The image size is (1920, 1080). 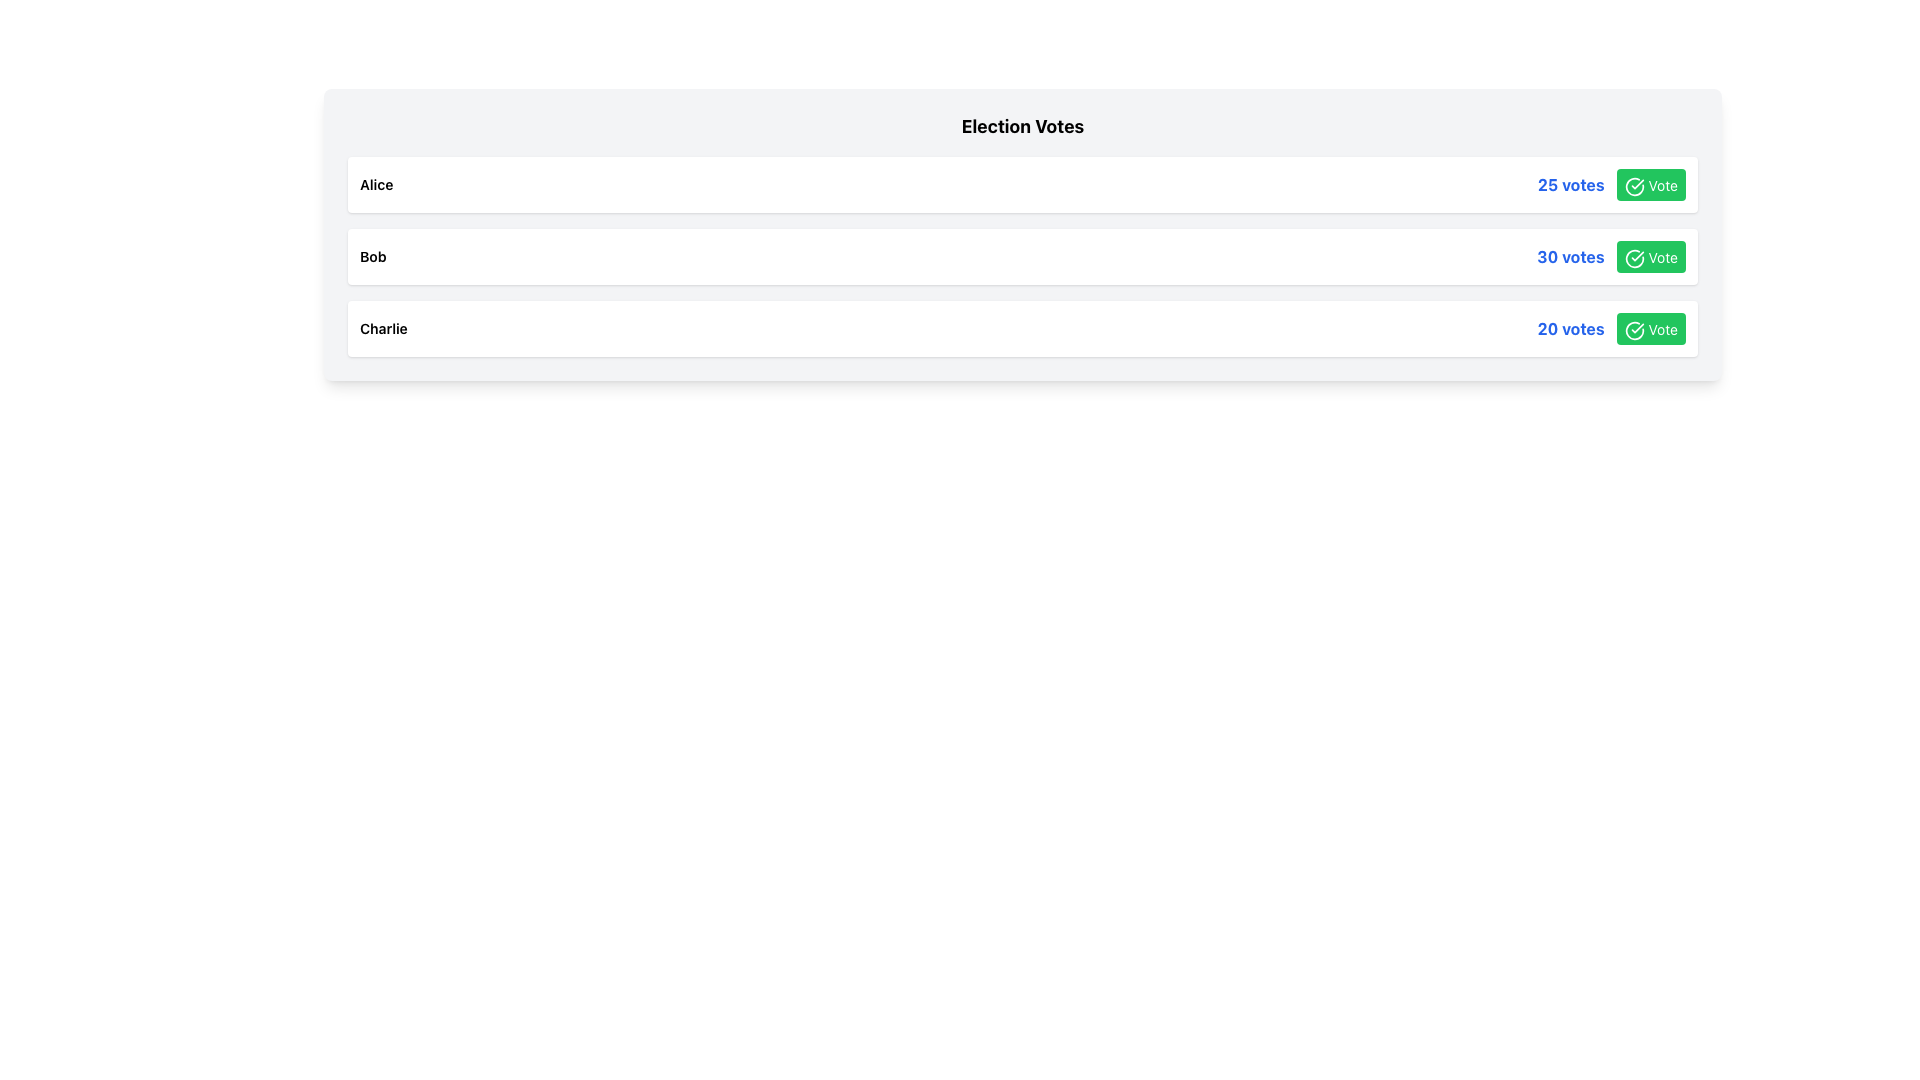 I want to click on the text label within the green button that prompts the user to consider voting for the associated row item, located on the far right side of the topmost row, aligned with the '25 votes' text, so click(x=1663, y=185).